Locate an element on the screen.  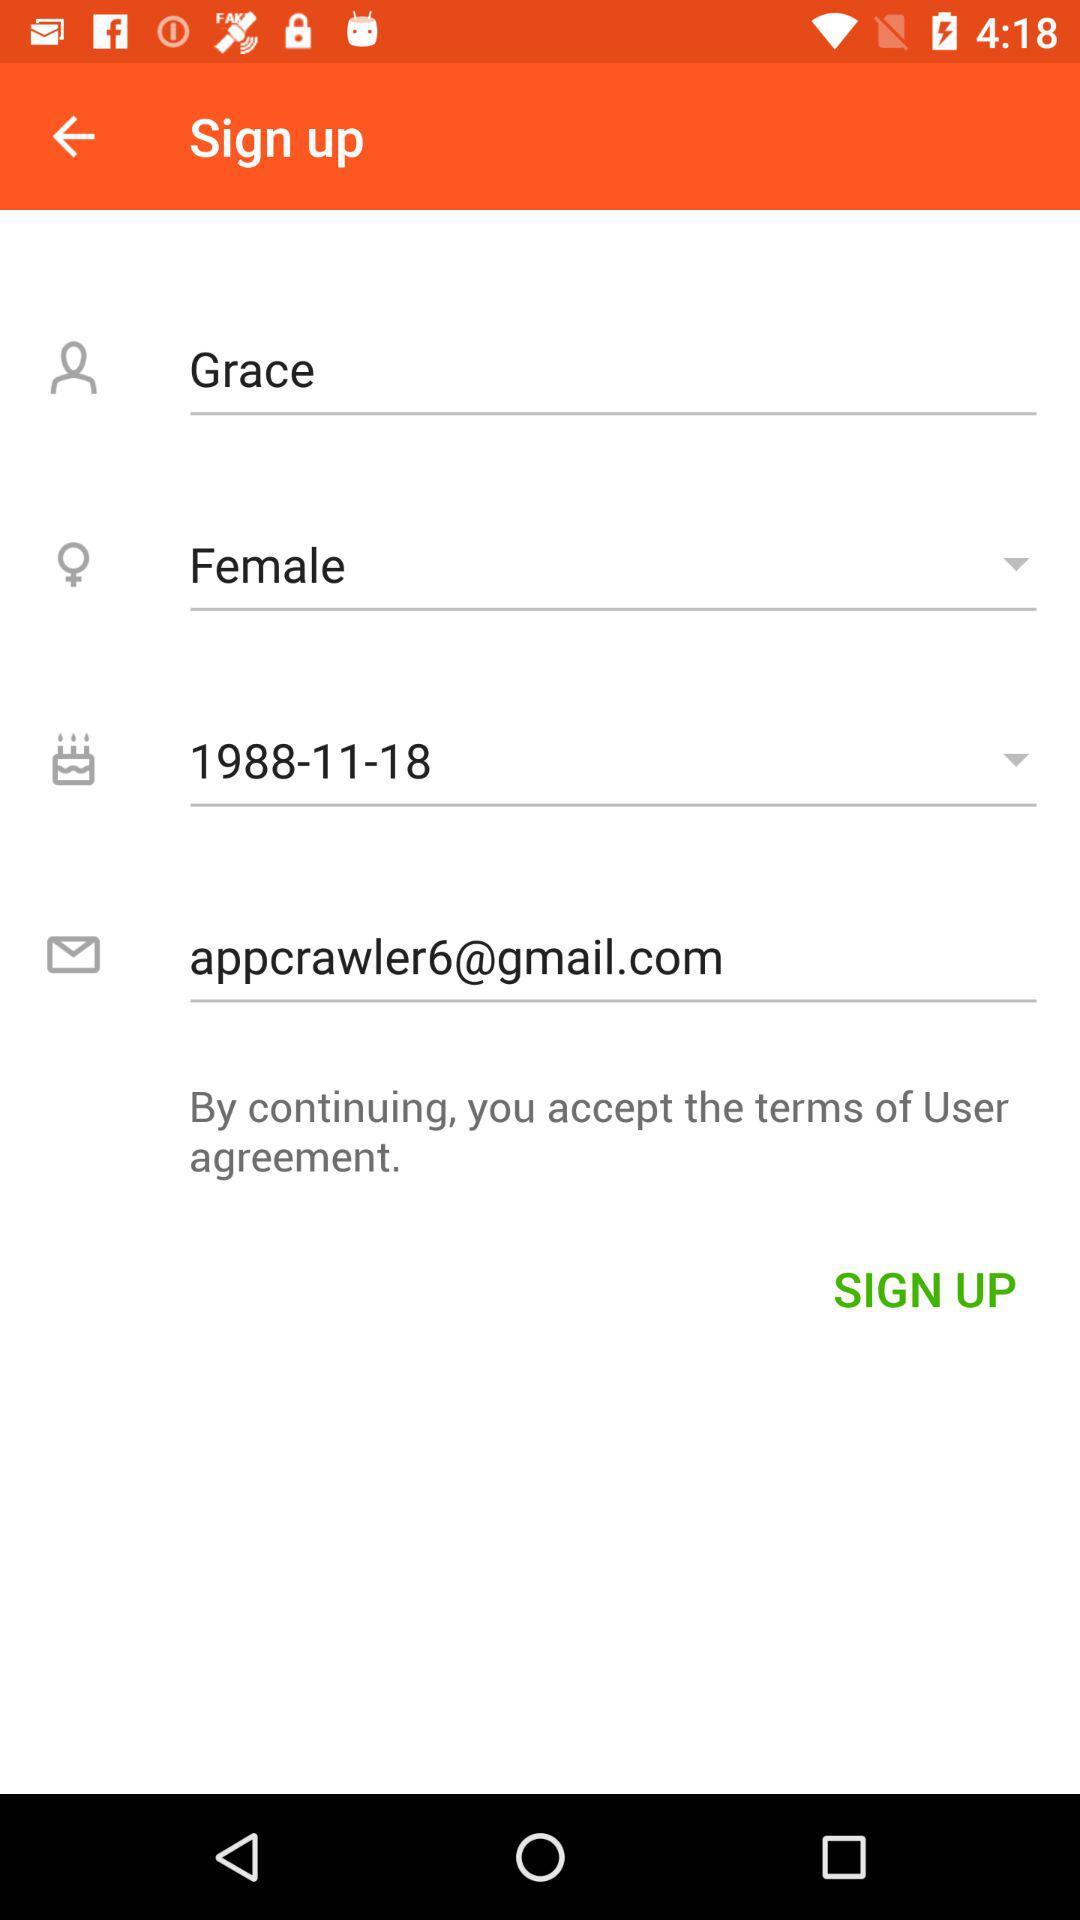
the item next to the sign up item is located at coordinates (72, 135).